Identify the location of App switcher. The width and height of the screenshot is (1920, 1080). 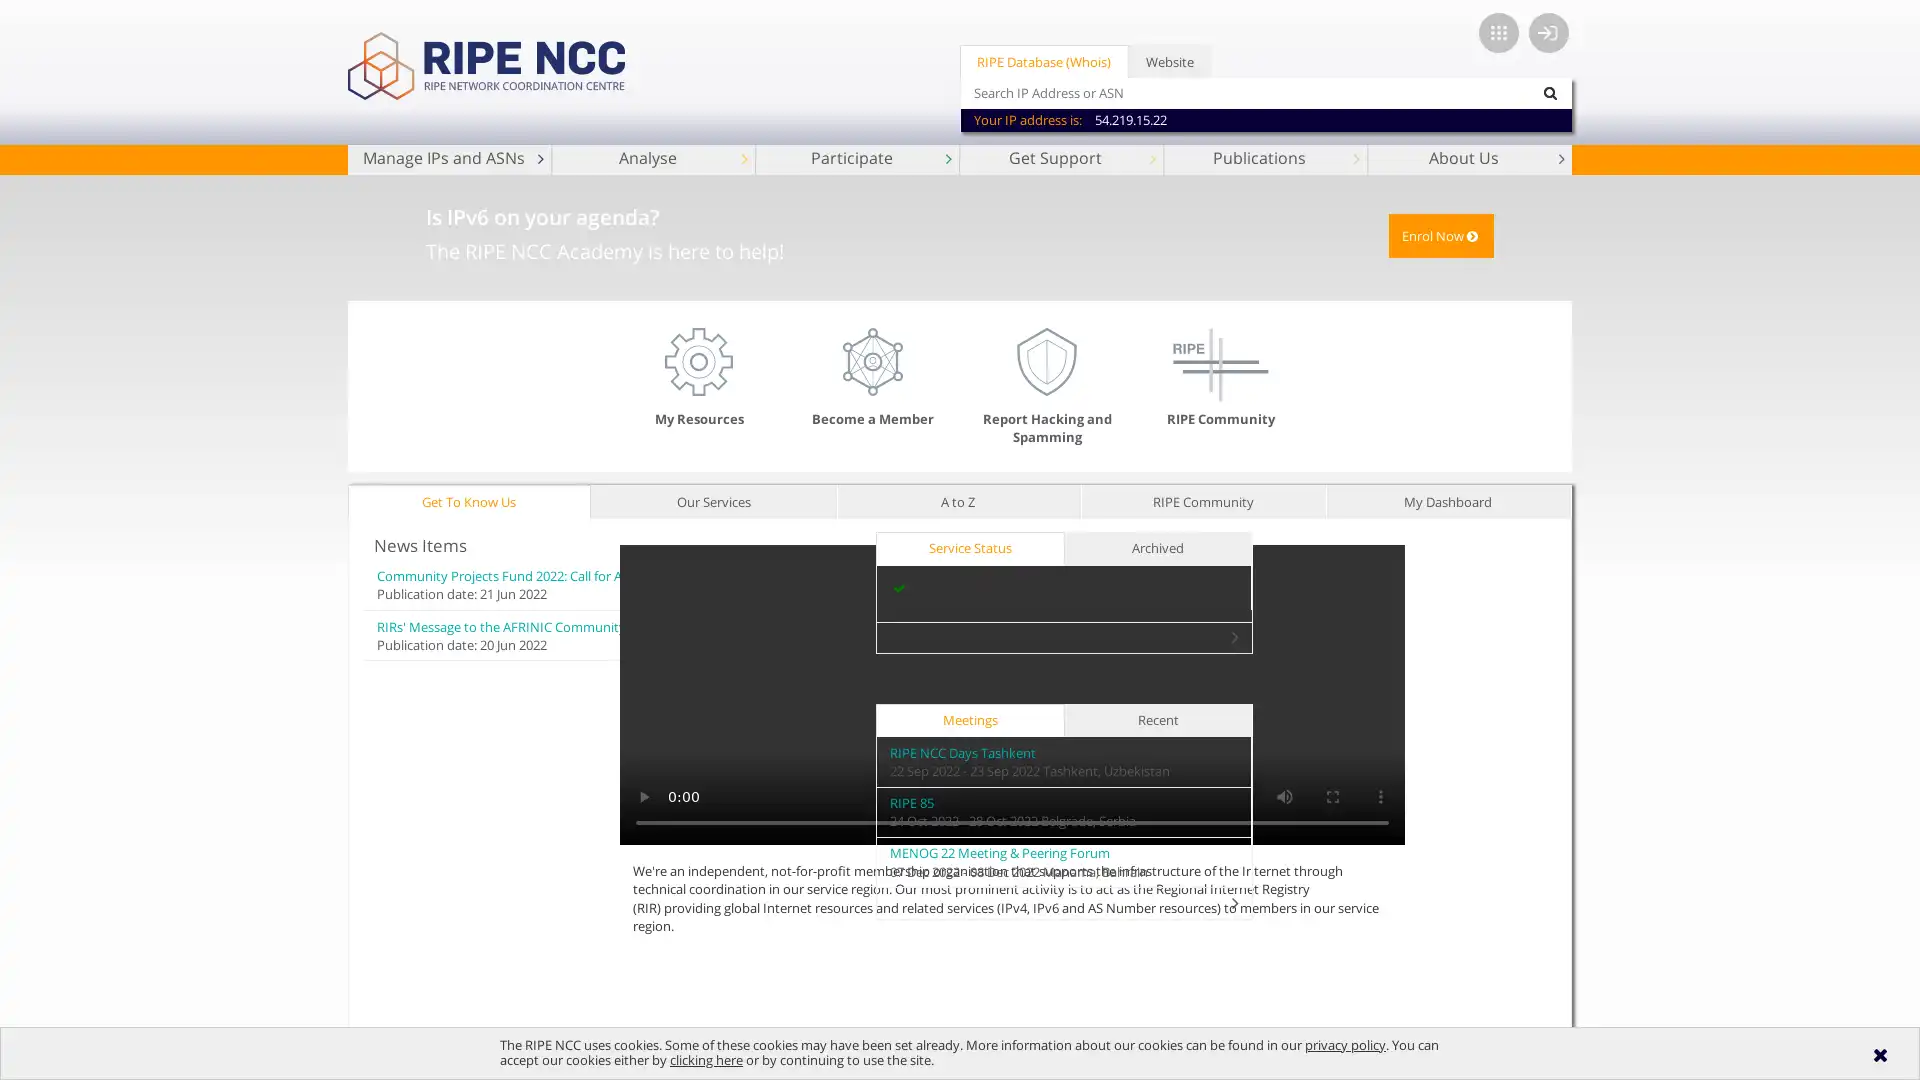
(1498, 33).